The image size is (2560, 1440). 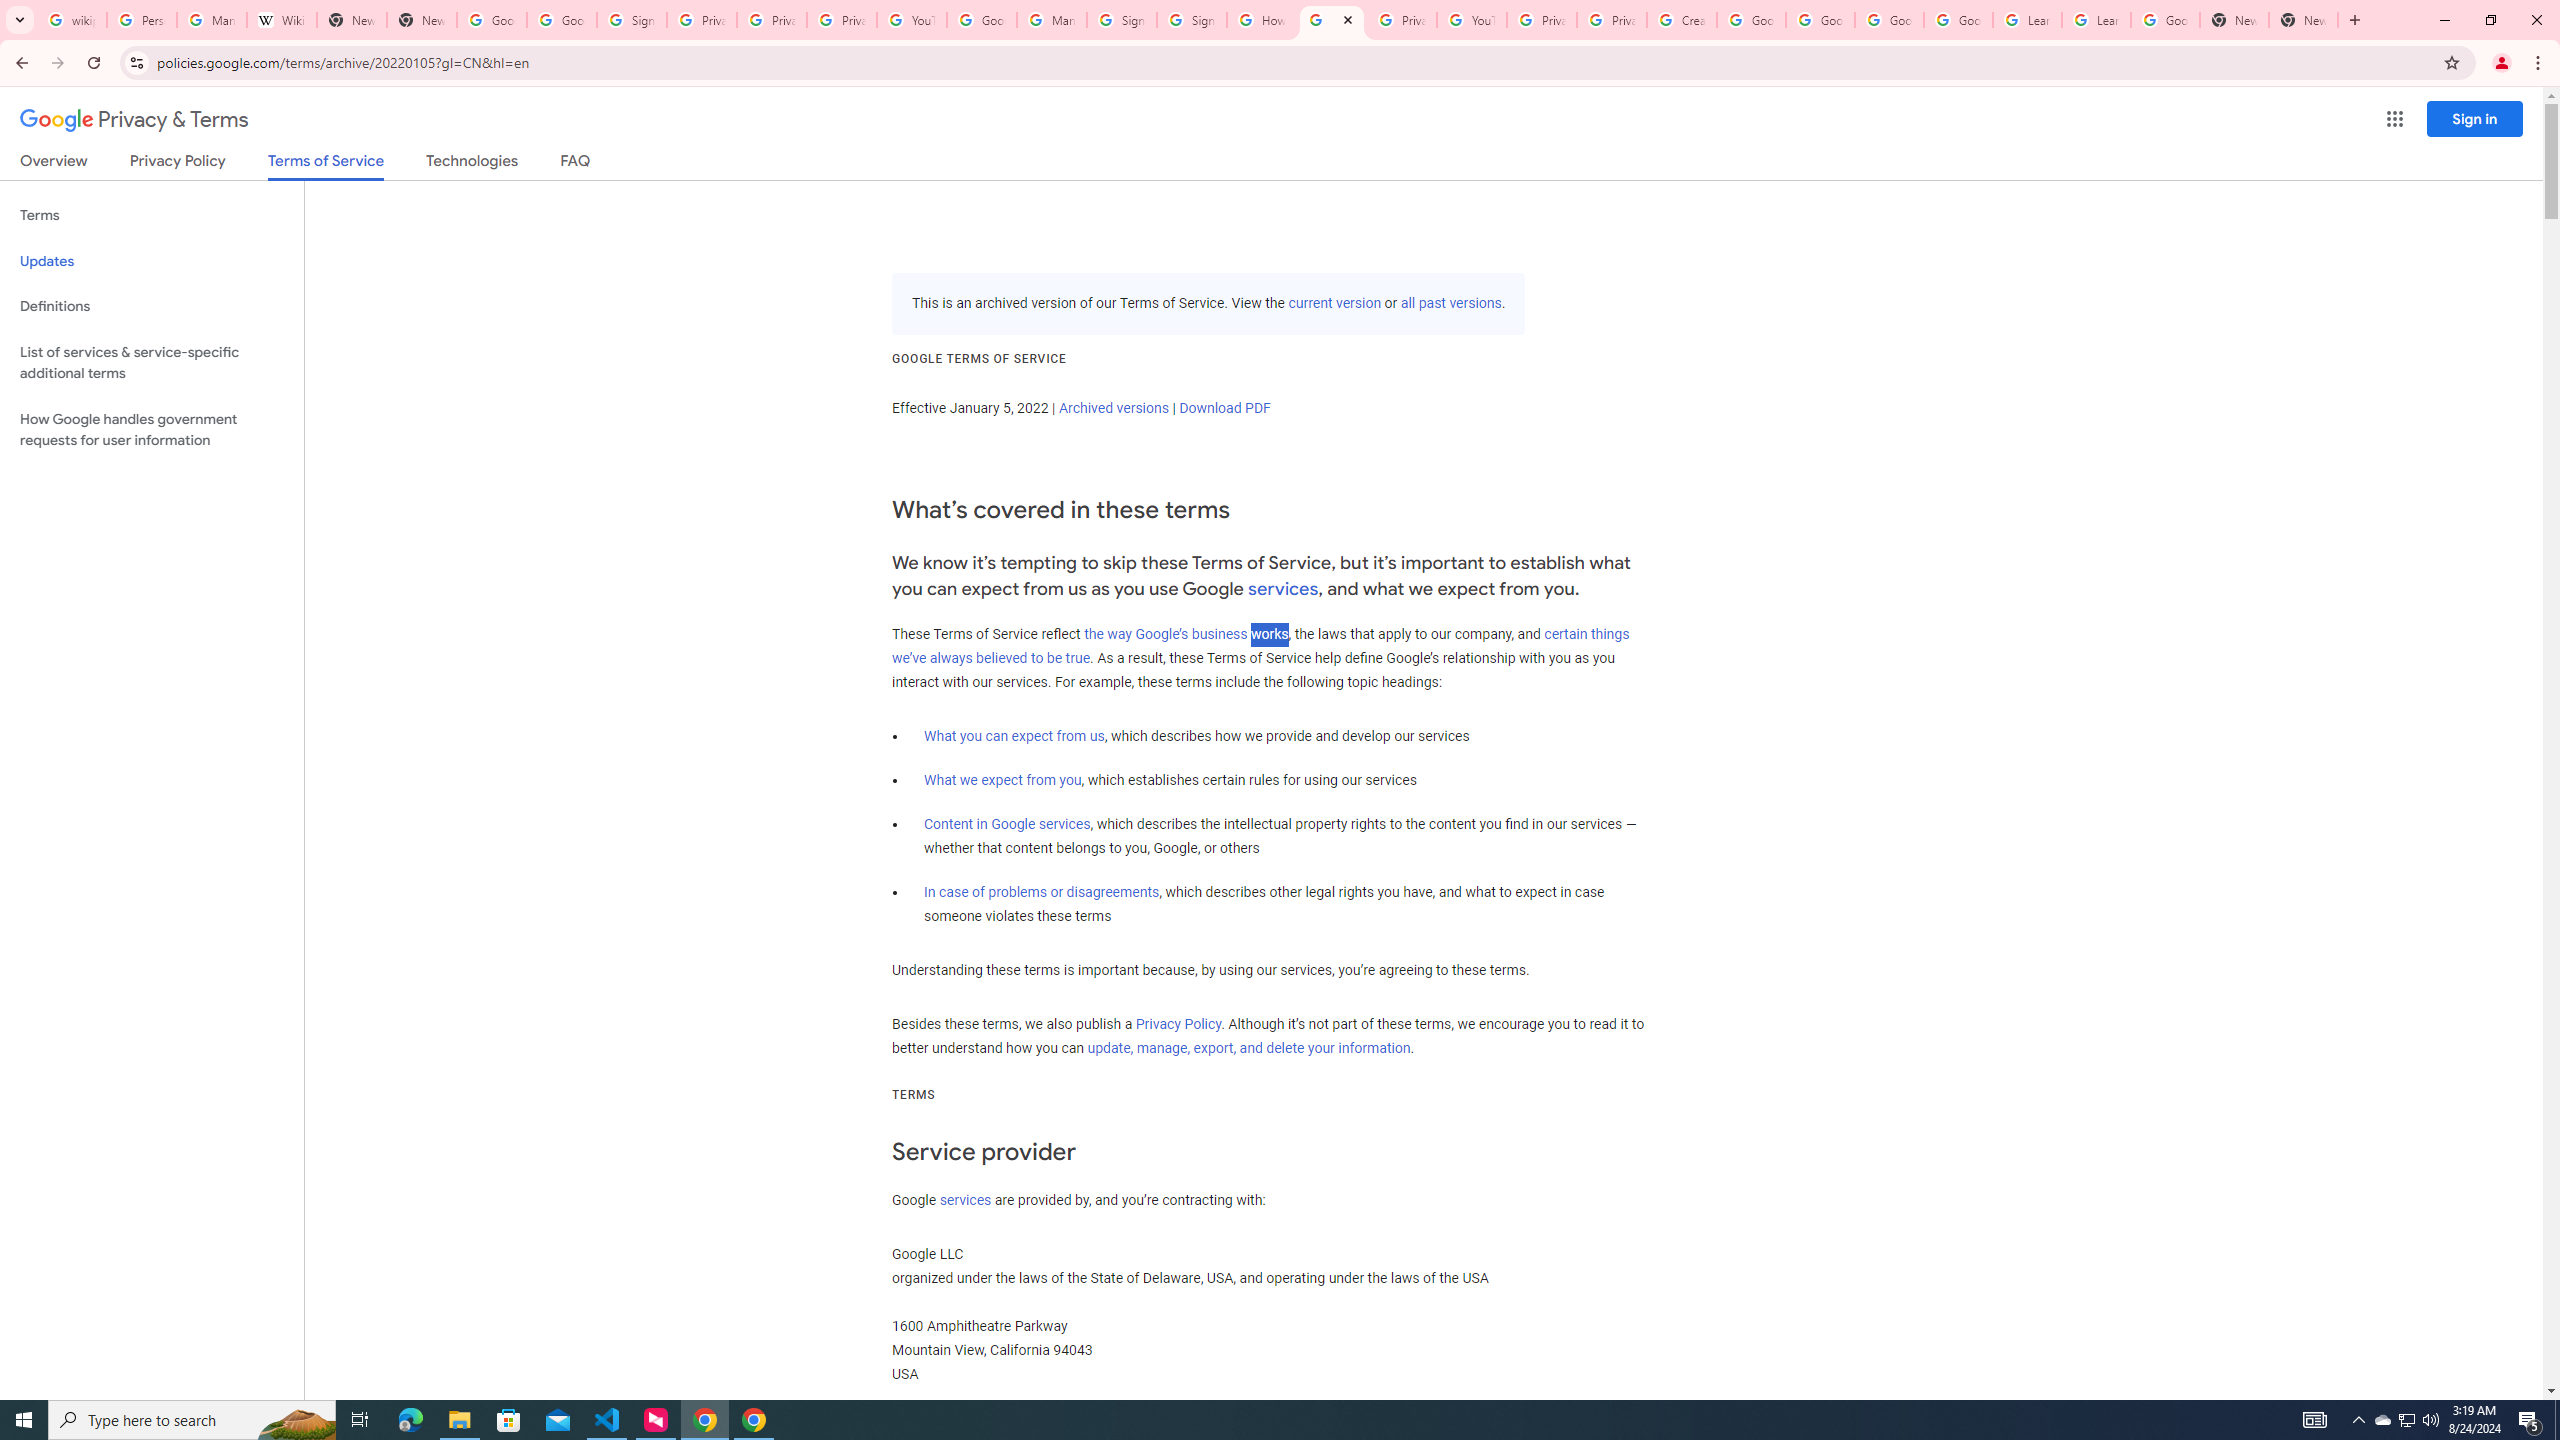 What do you see at coordinates (2233, 19) in the screenshot?
I see `'New Tab'` at bounding box center [2233, 19].